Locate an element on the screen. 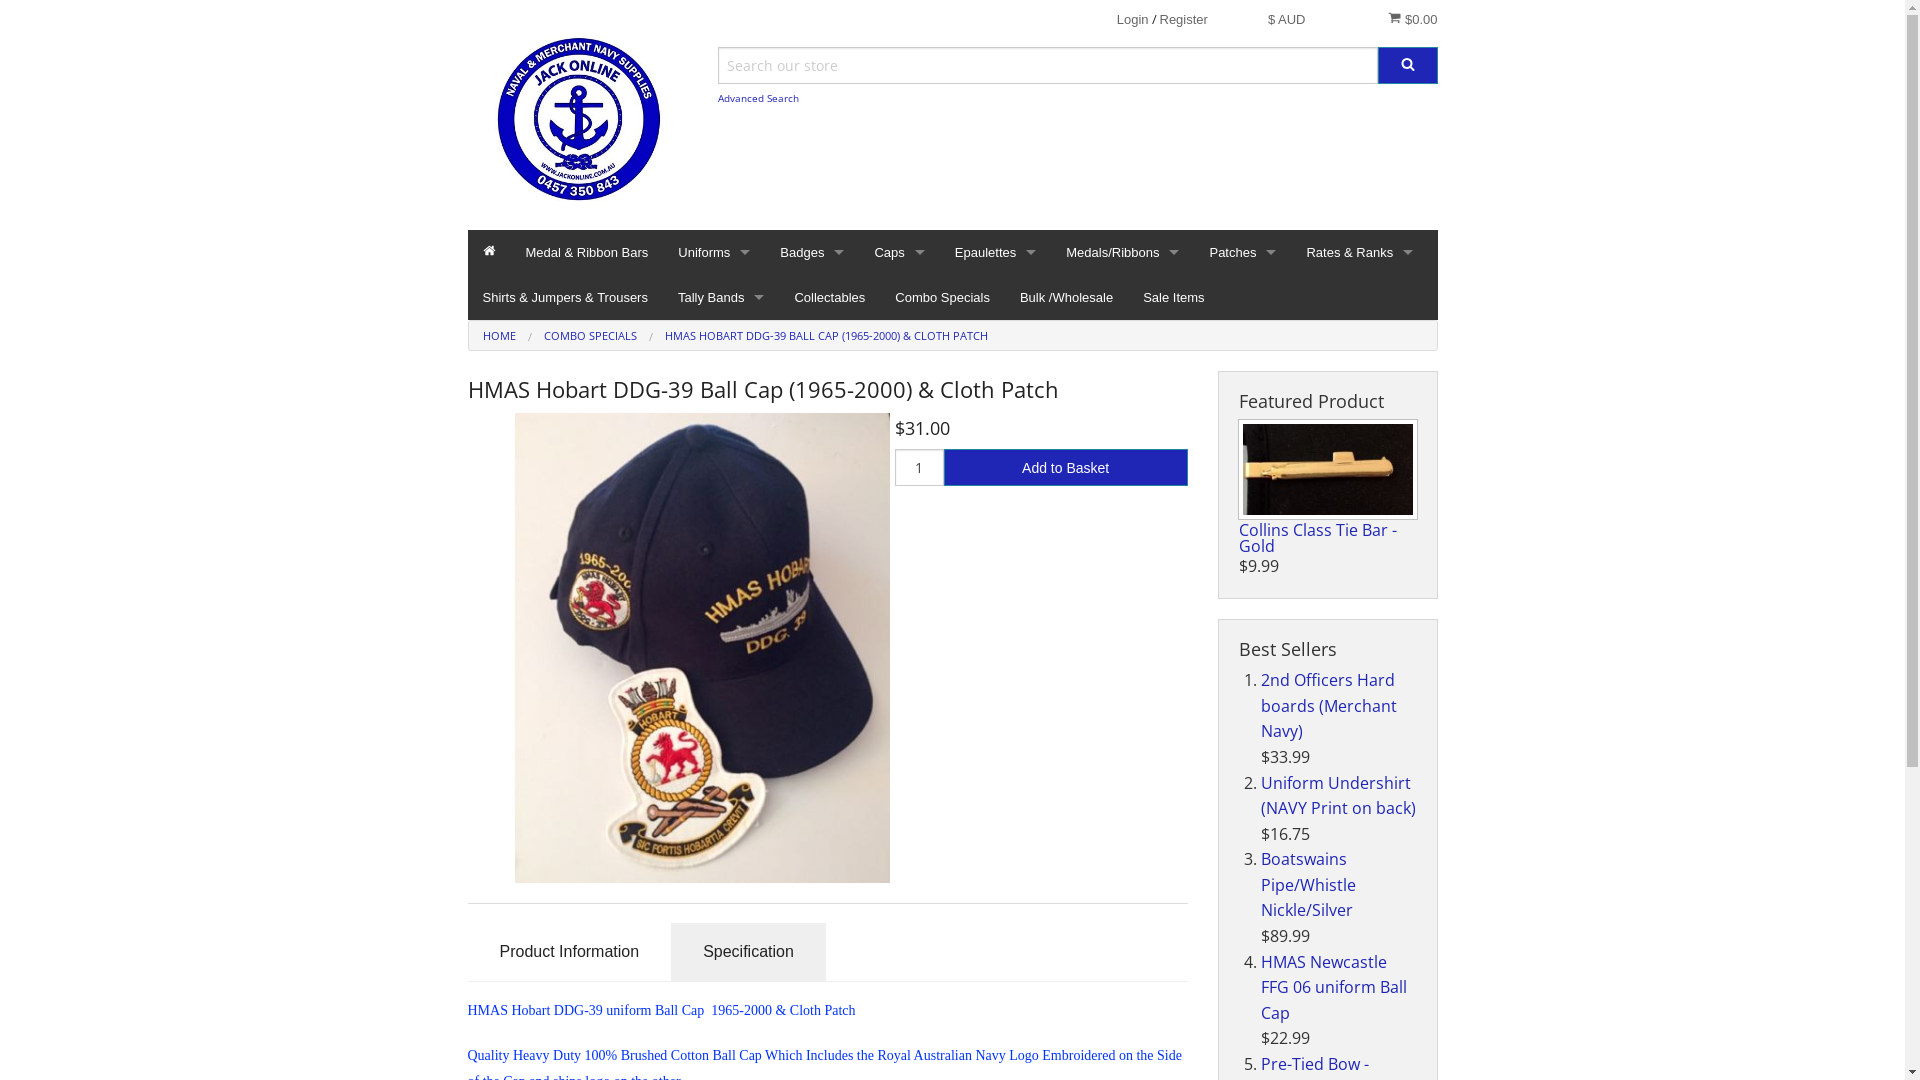 The height and width of the screenshot is (1080, 1920). 'Product Information' is located at coordinates (569, 951).